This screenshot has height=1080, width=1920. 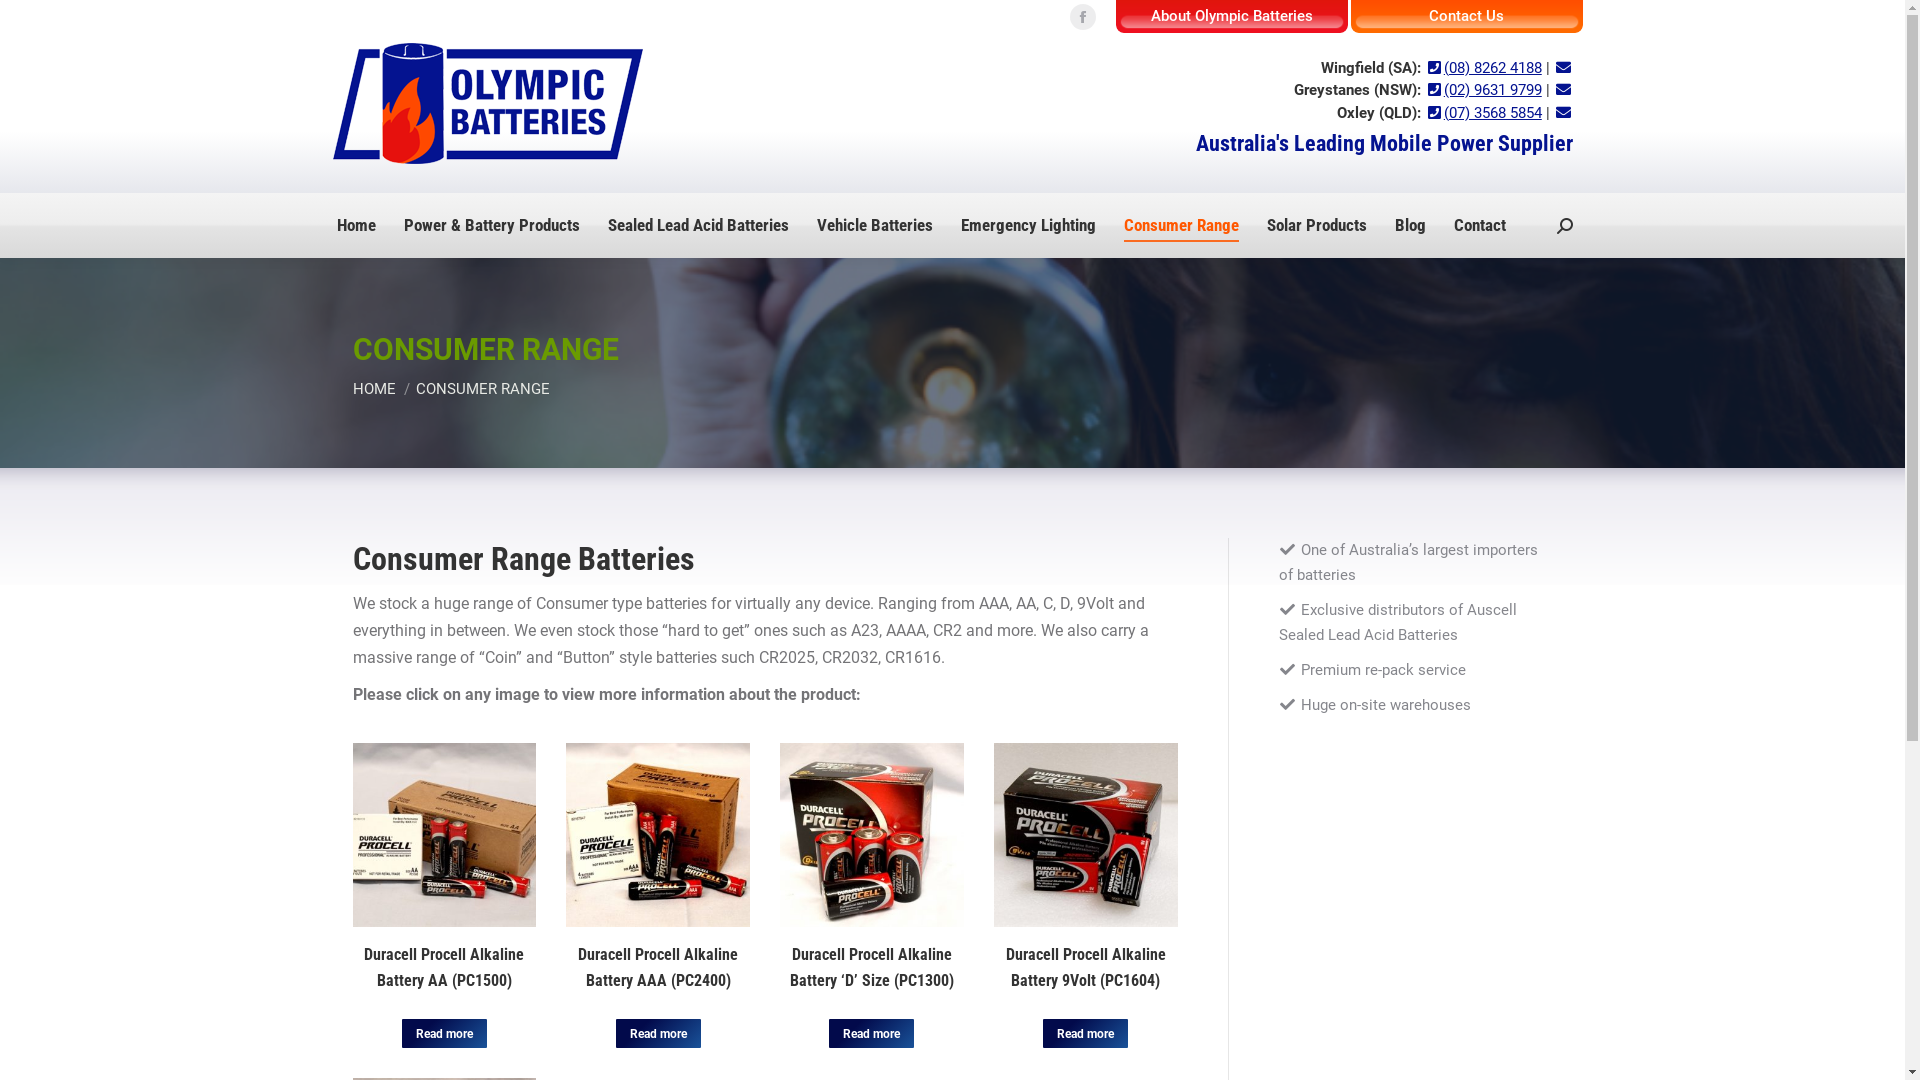 I want to click on 'Sealed Lead Acid Batteries', so click(x=698, y=225).